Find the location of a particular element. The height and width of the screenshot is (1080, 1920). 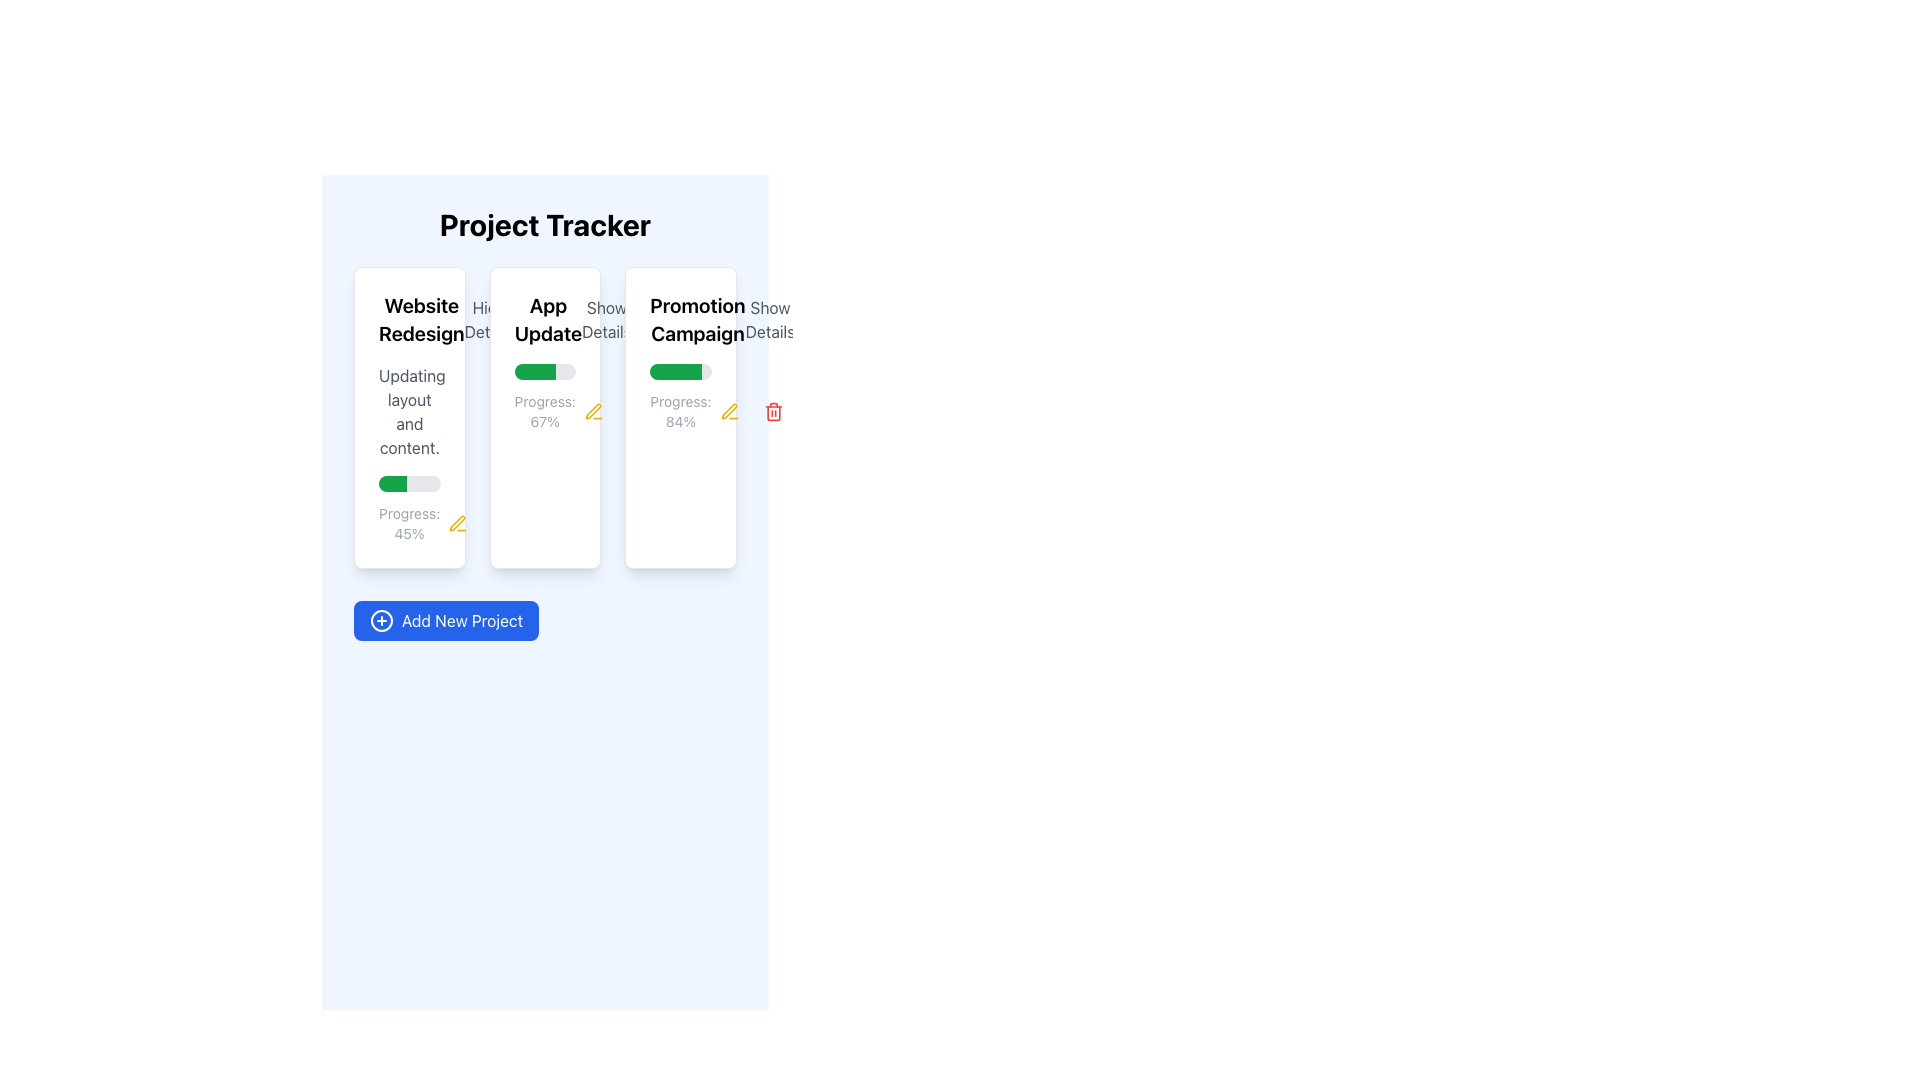

the icon button located in the bottom-right corner of the 'App Update' card is located at coordinates (592, 411).